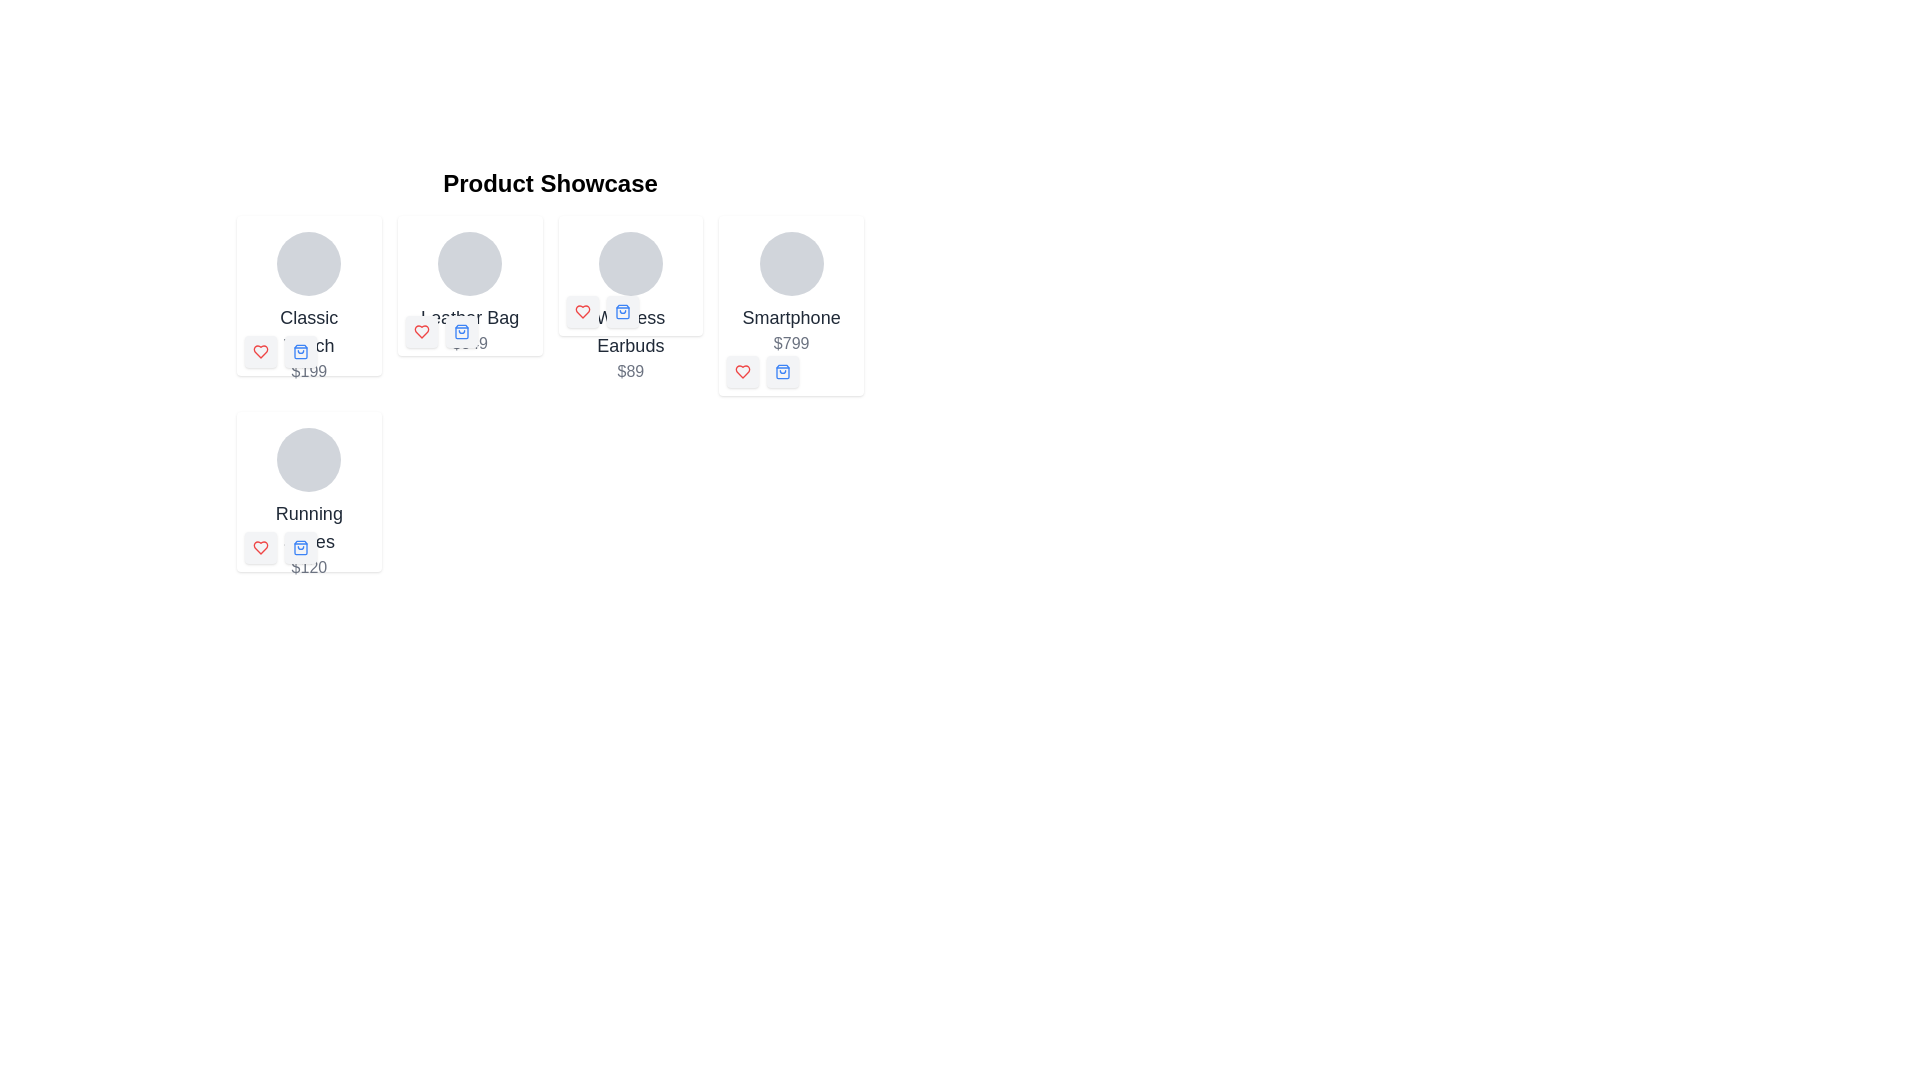  What do you see at coordinates (300, 350) in the screenshot?
I see `the button with a blue shopping bag icon located at the bottom-left corner of the product card` at bounding box center [300, 350].